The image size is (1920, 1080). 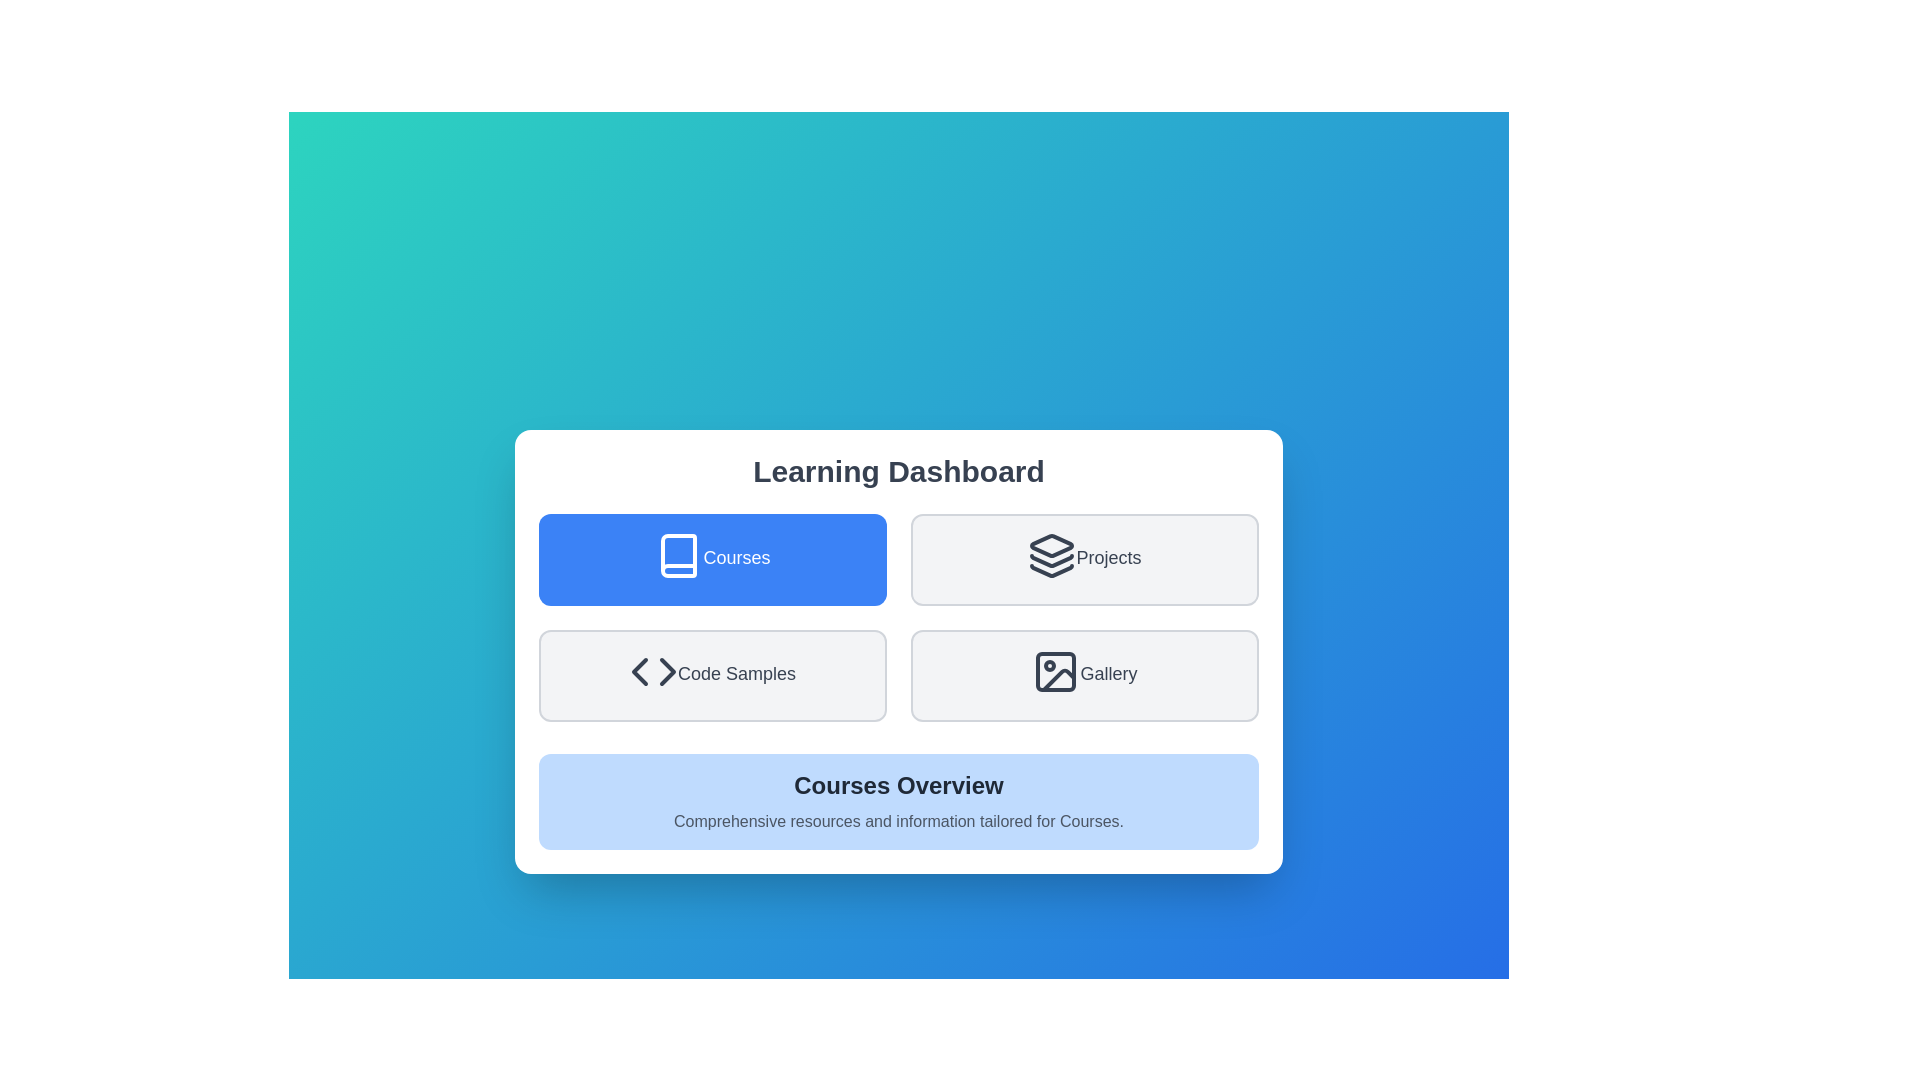 I want to click on the Projects button to select it, so click(x=1083, y=559).